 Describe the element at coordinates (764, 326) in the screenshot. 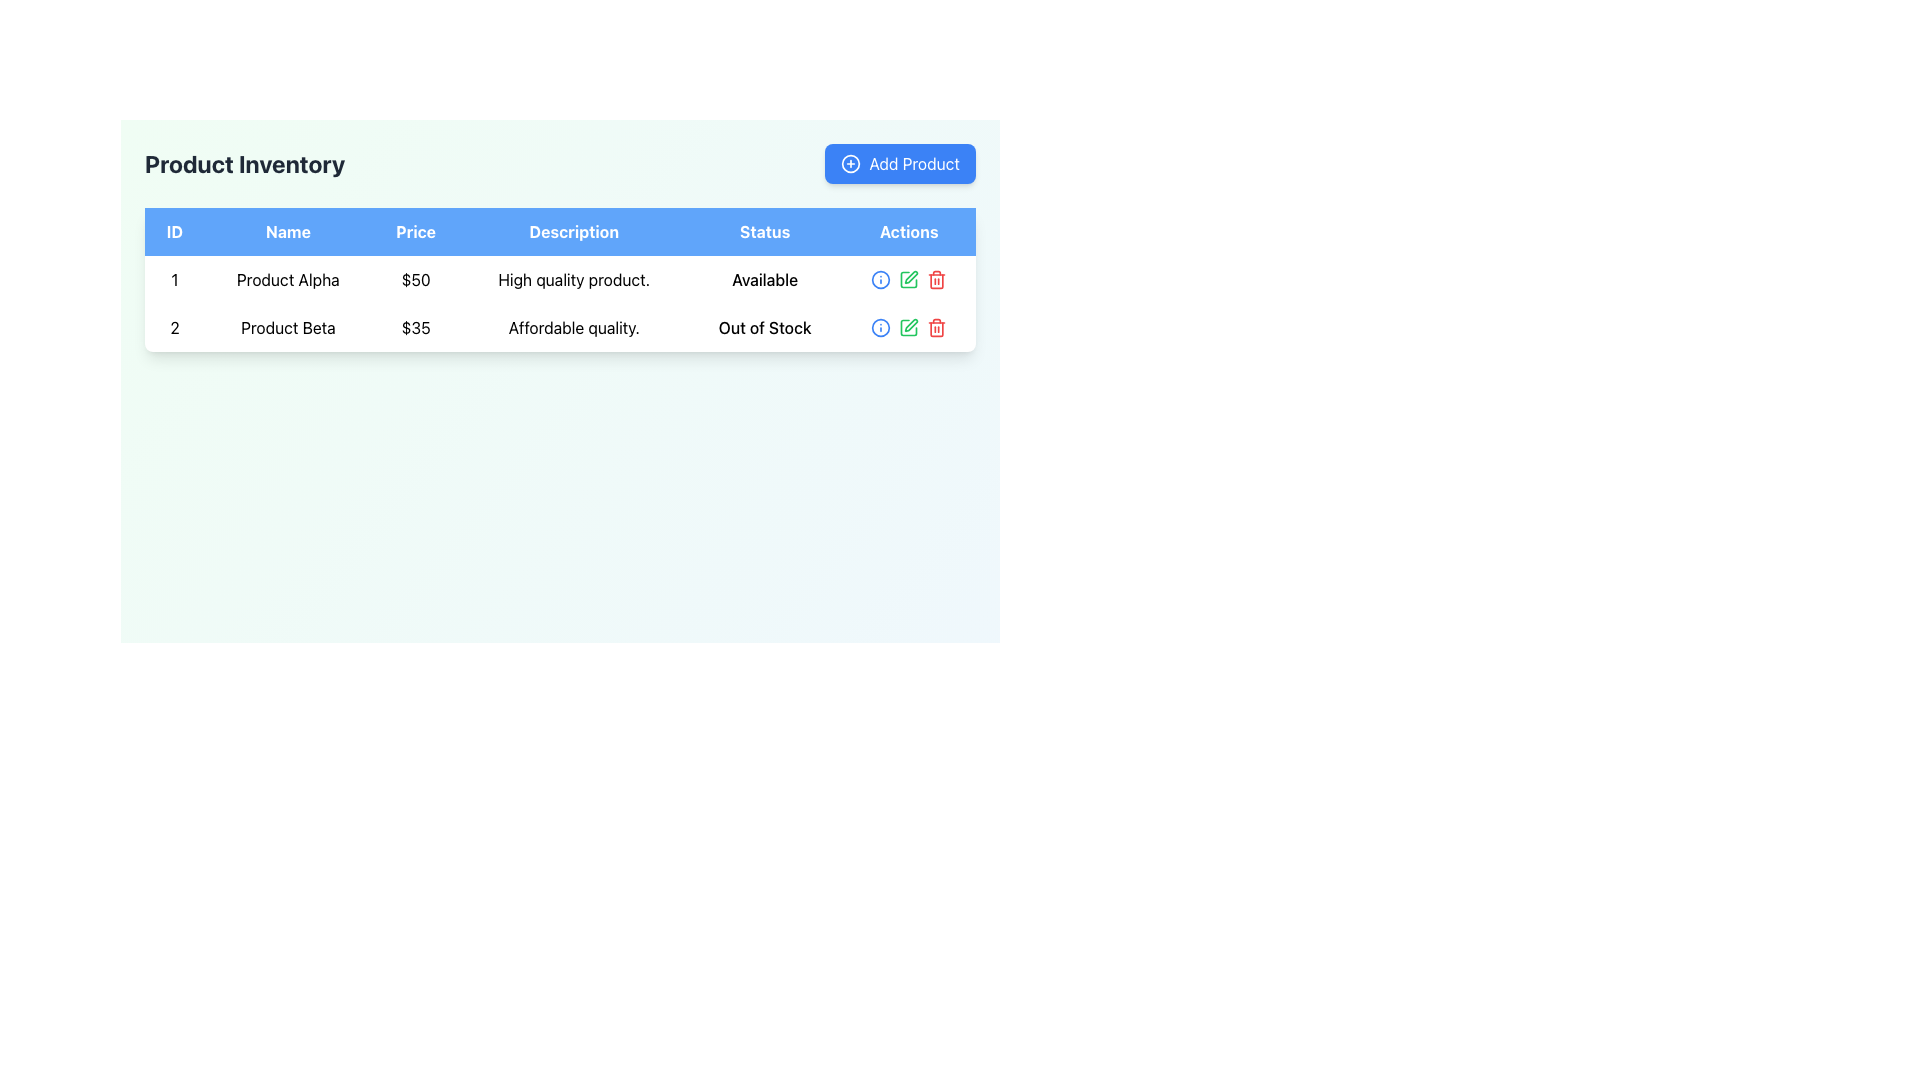

I see `the 'Out of Stock' text label in the 'Status' column of the second row of the product details table for 'Product Beta'` at that location.